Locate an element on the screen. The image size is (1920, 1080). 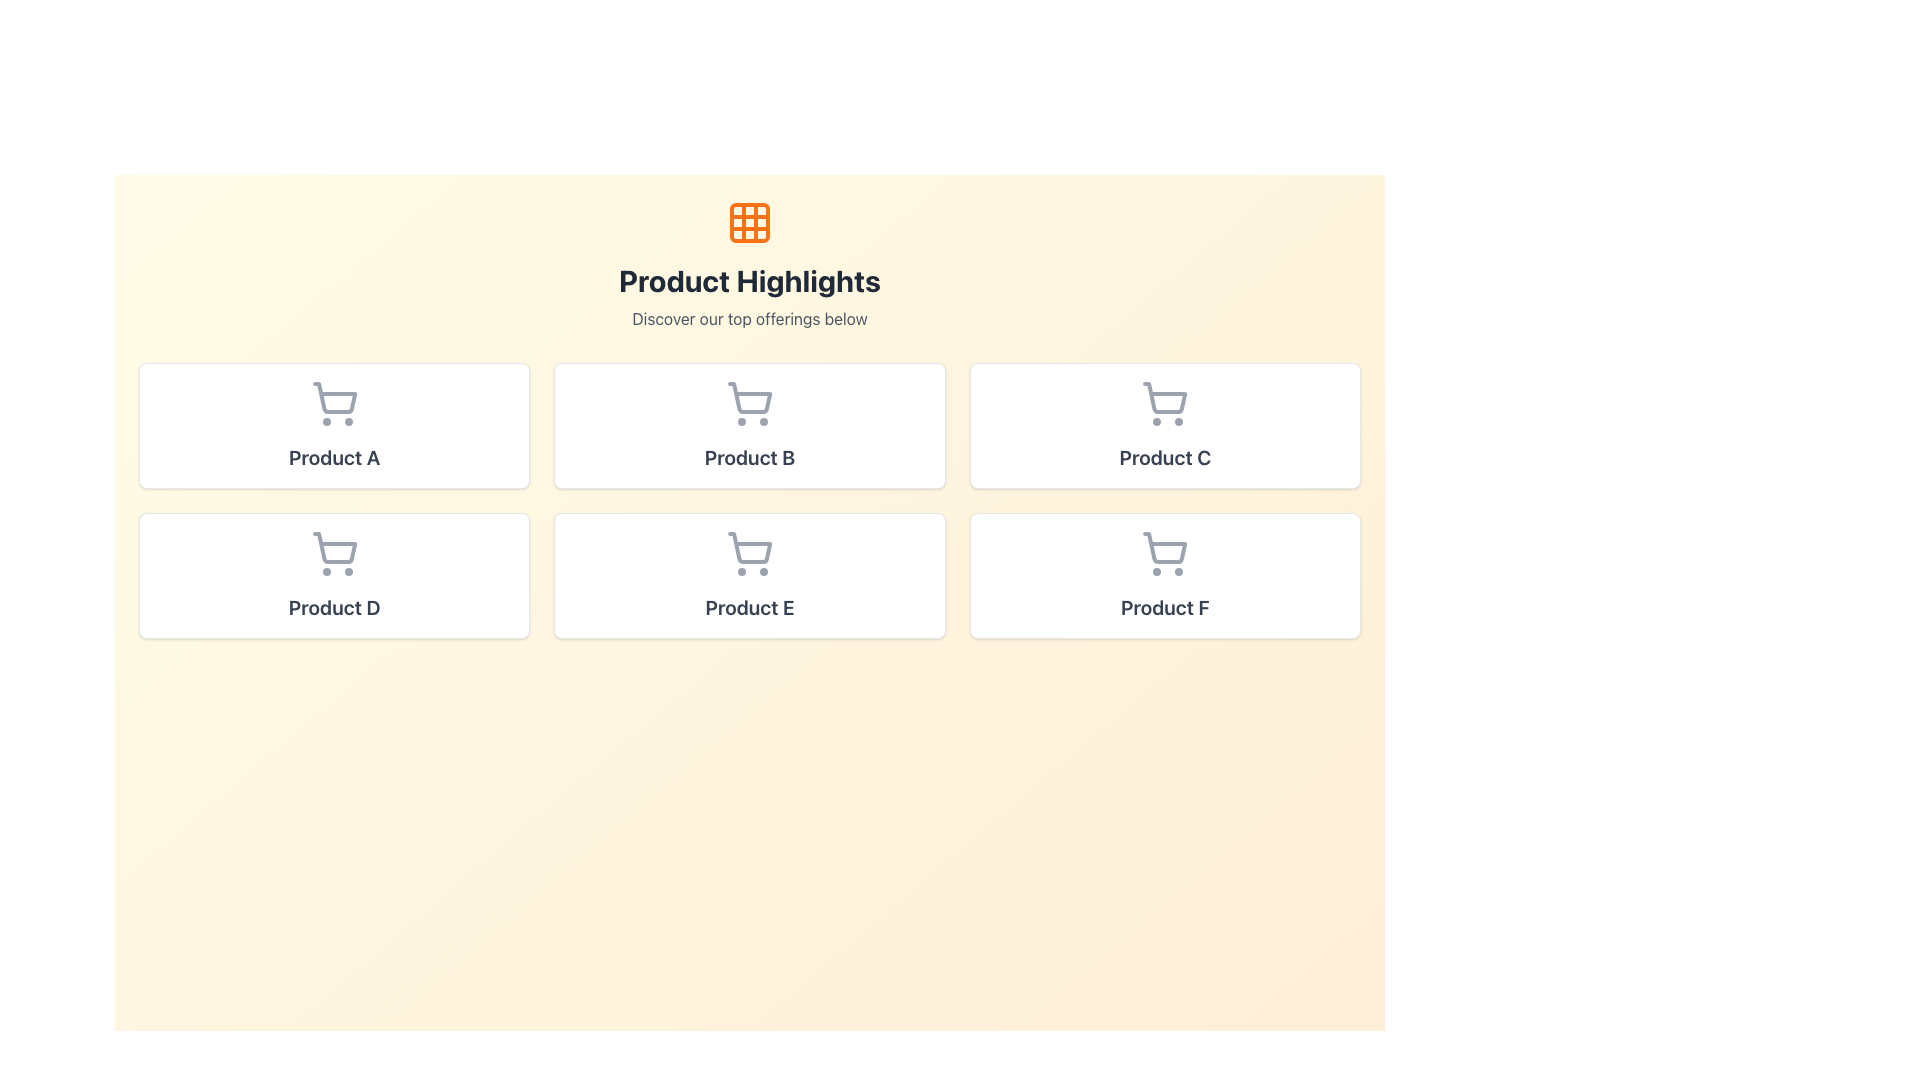
the text label that reads 'Discover our top offerings below', which is styled in a smaller, lighter-colored font and positioned centrally below the heading 'Product Highlights' is located at coordinates (748, 318).